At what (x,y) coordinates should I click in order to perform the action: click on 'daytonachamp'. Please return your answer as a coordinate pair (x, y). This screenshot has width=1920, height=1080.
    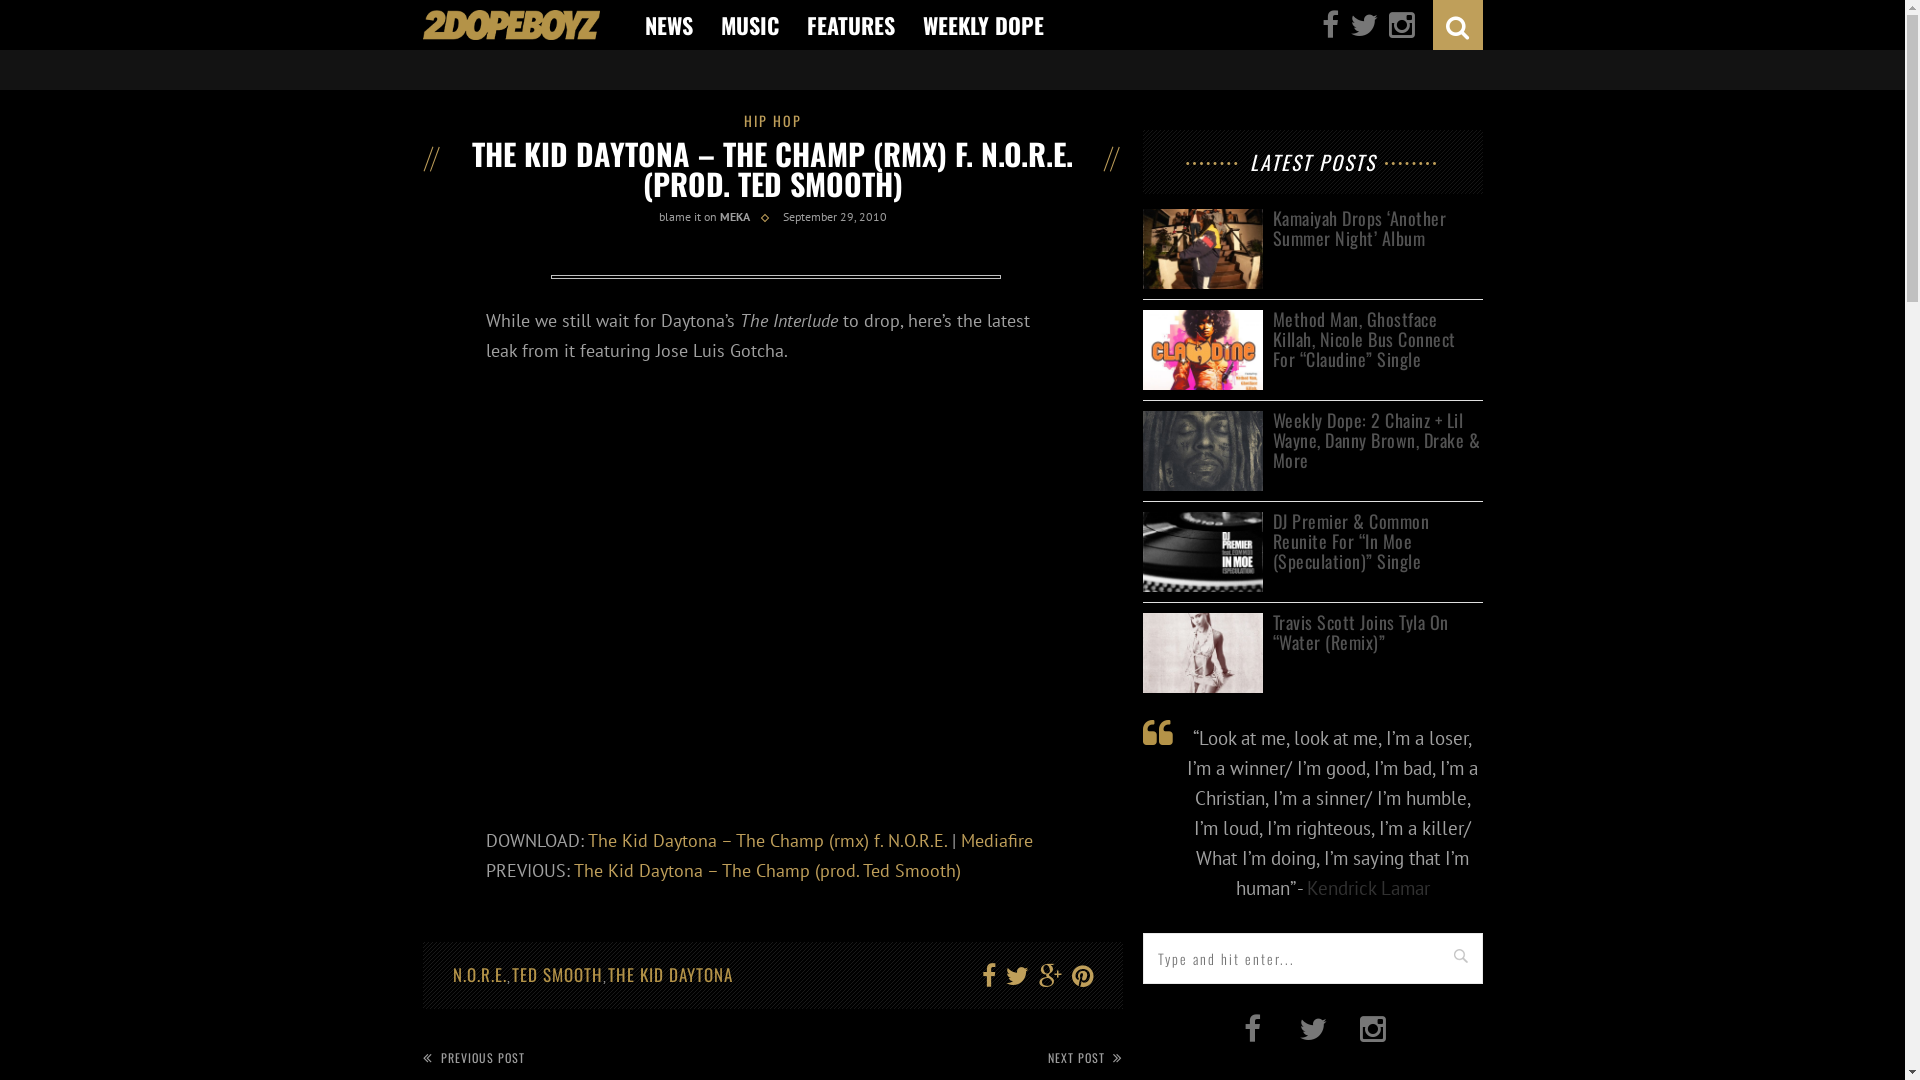
    Looking at the image, I should click on (773, 280).